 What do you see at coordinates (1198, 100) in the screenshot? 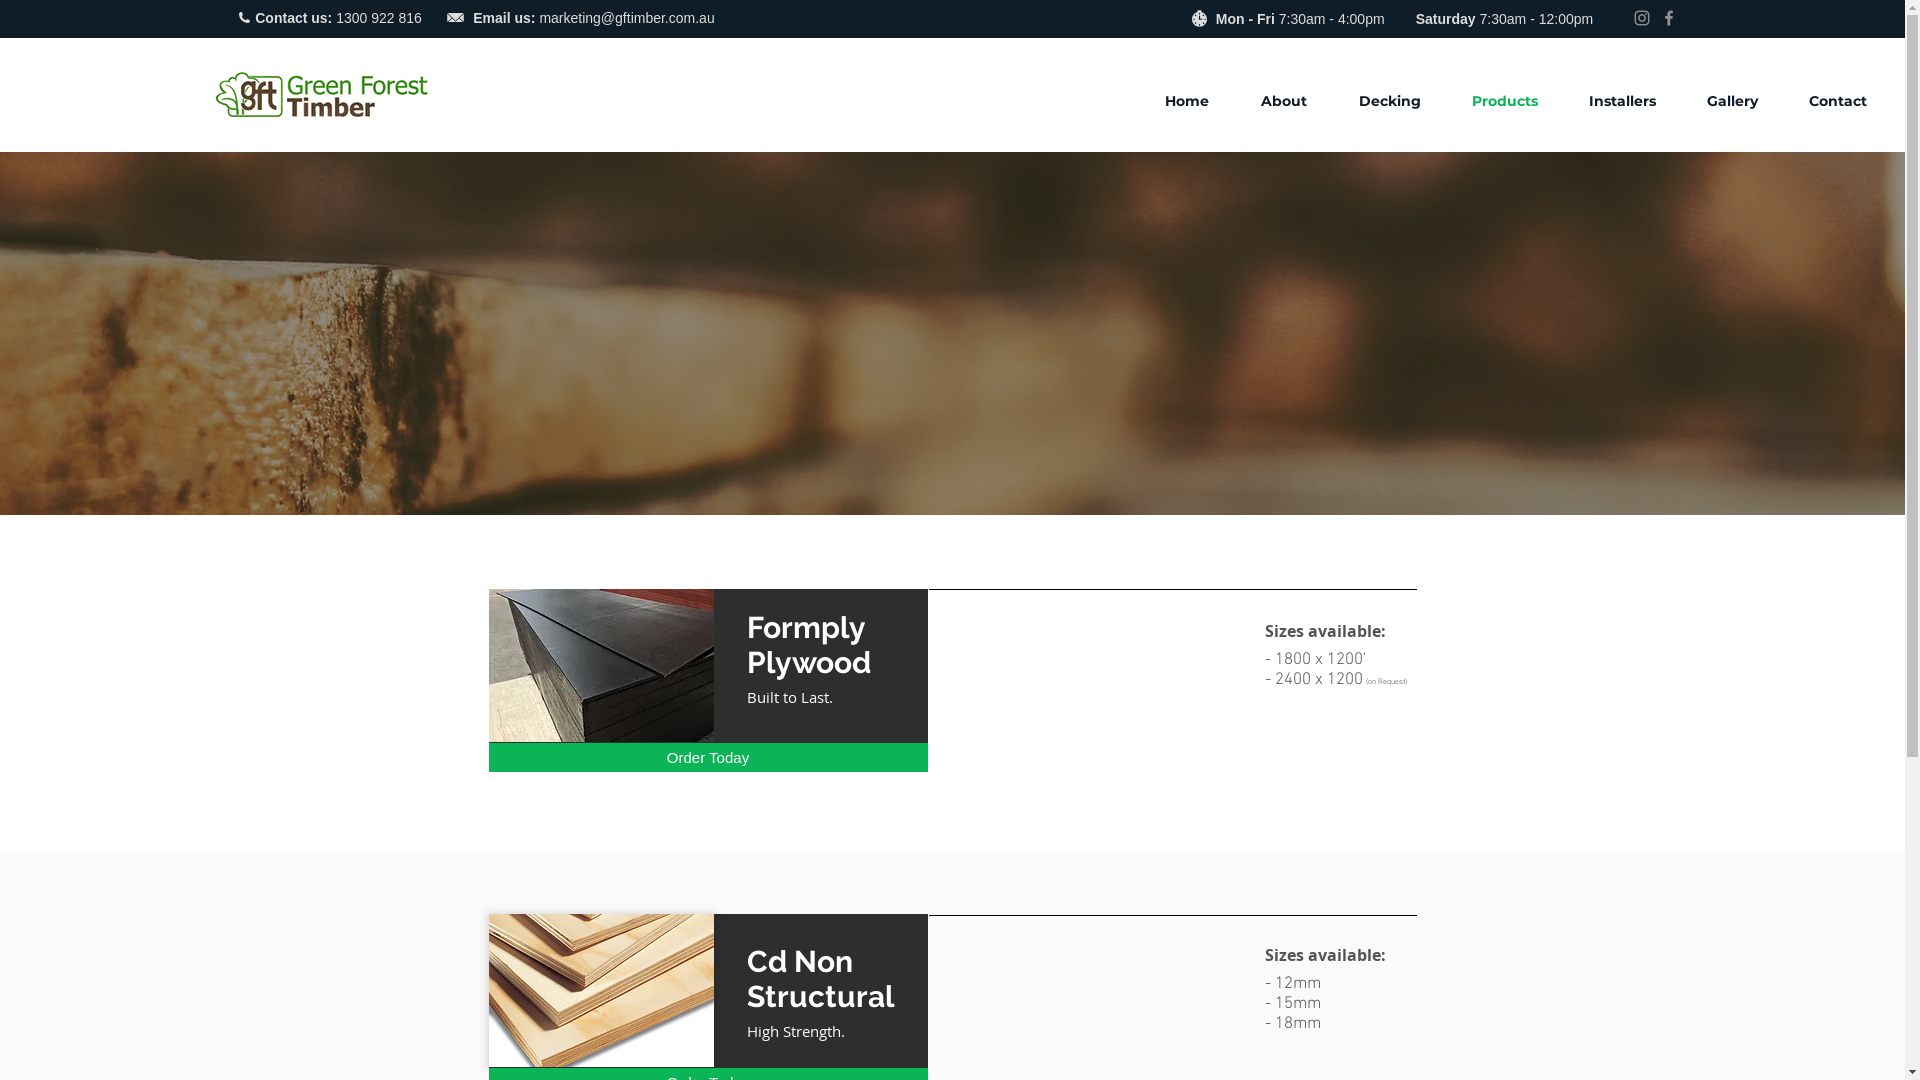
I see `'Home'` at bounding box center [1198, 100].